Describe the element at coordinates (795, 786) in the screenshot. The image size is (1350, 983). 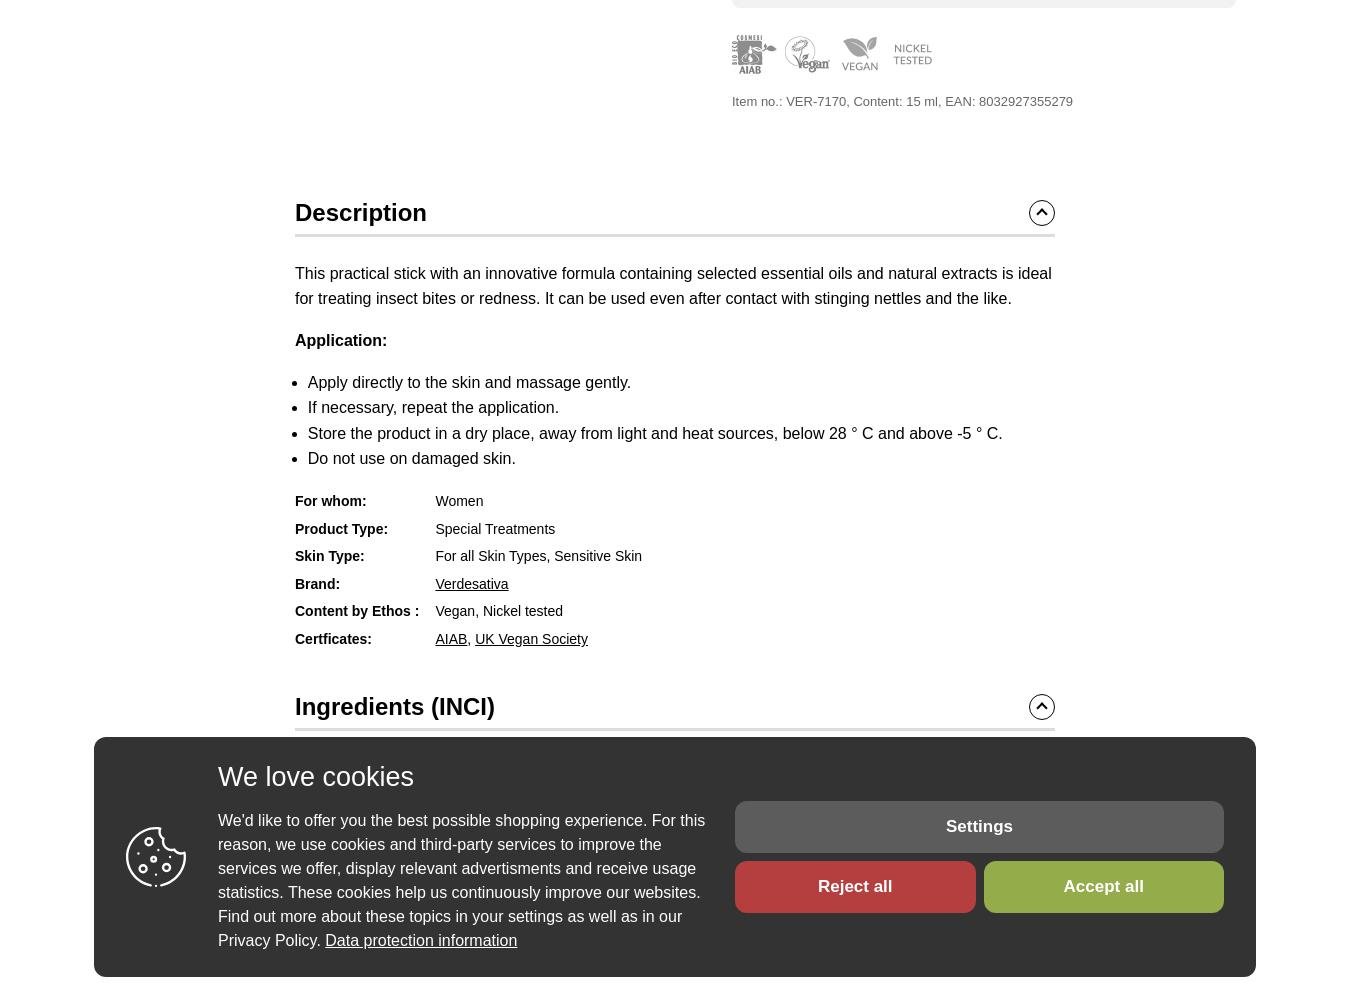
I see `'Mentha Piperita (Peppermint) Oil'` at that location.